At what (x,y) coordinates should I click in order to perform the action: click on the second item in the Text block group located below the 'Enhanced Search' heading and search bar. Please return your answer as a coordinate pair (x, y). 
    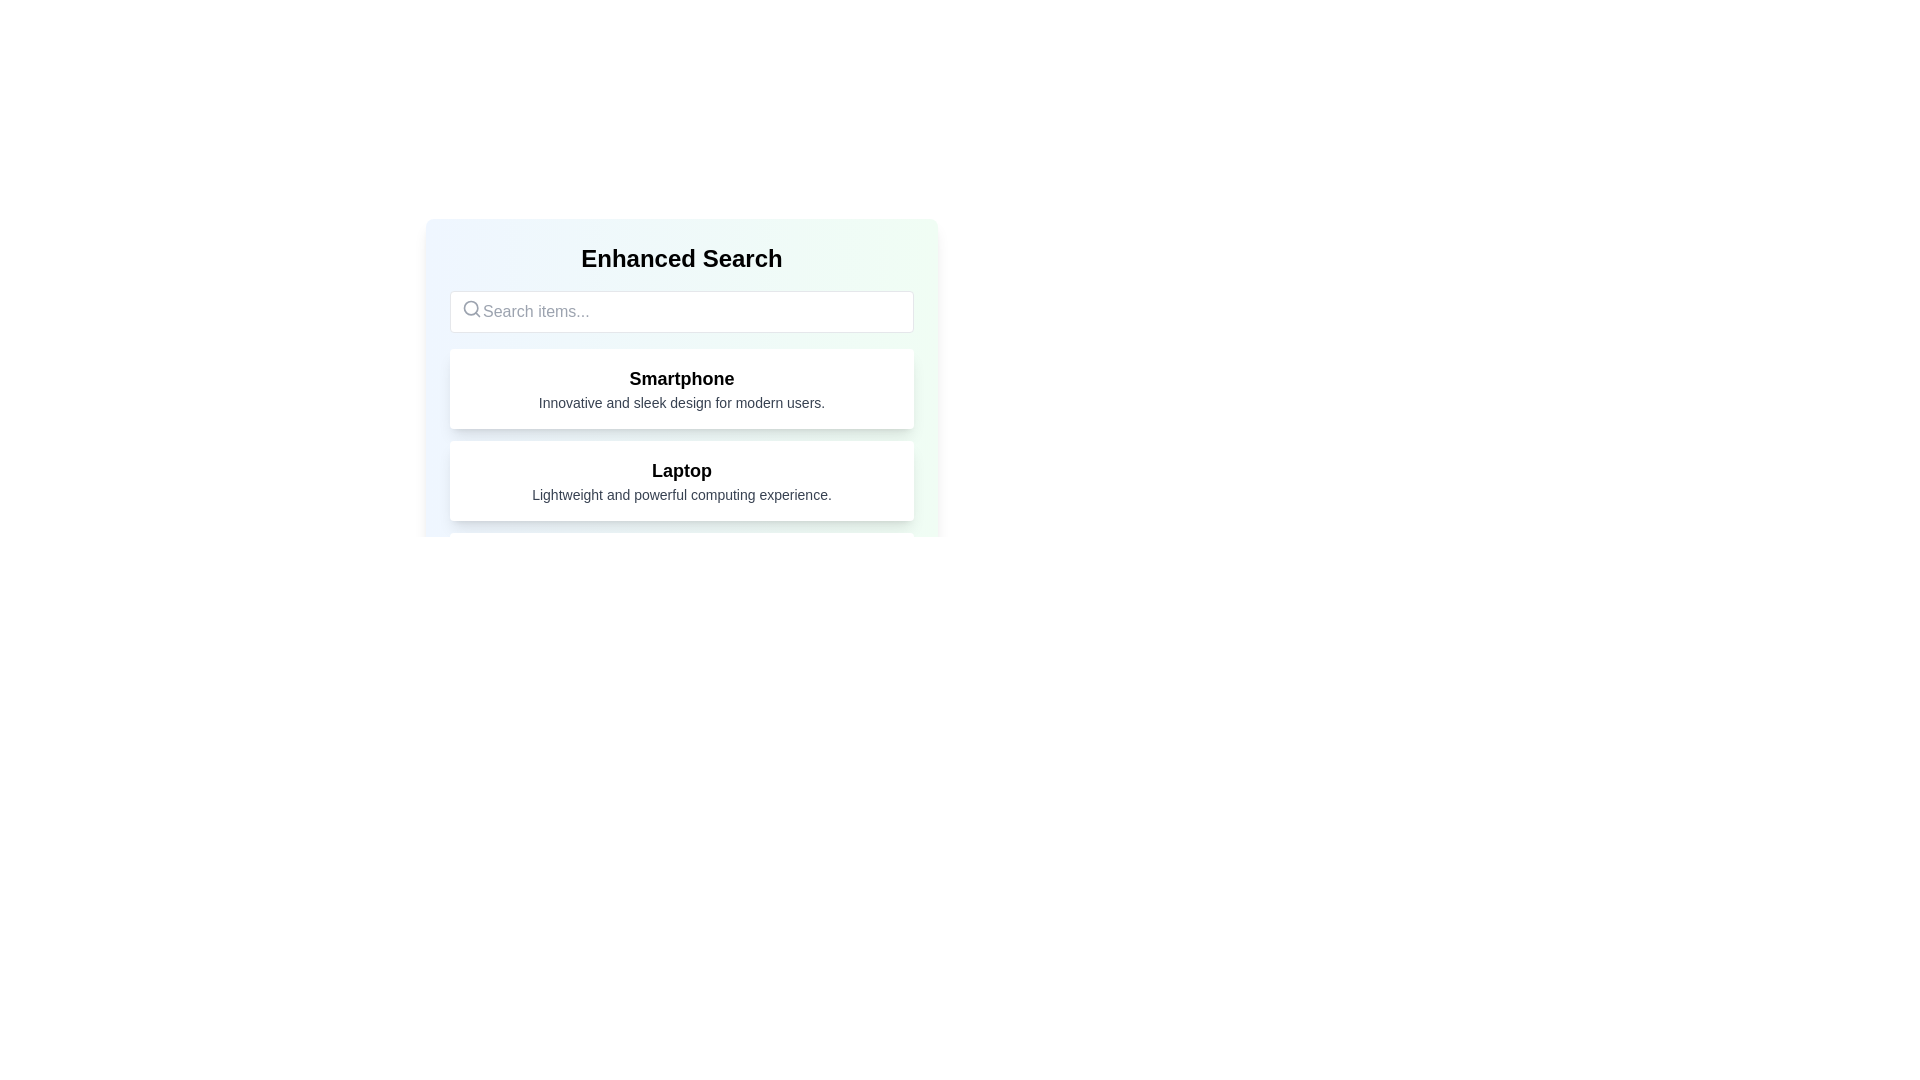
    Looking at the image, I should click on (681, 526).